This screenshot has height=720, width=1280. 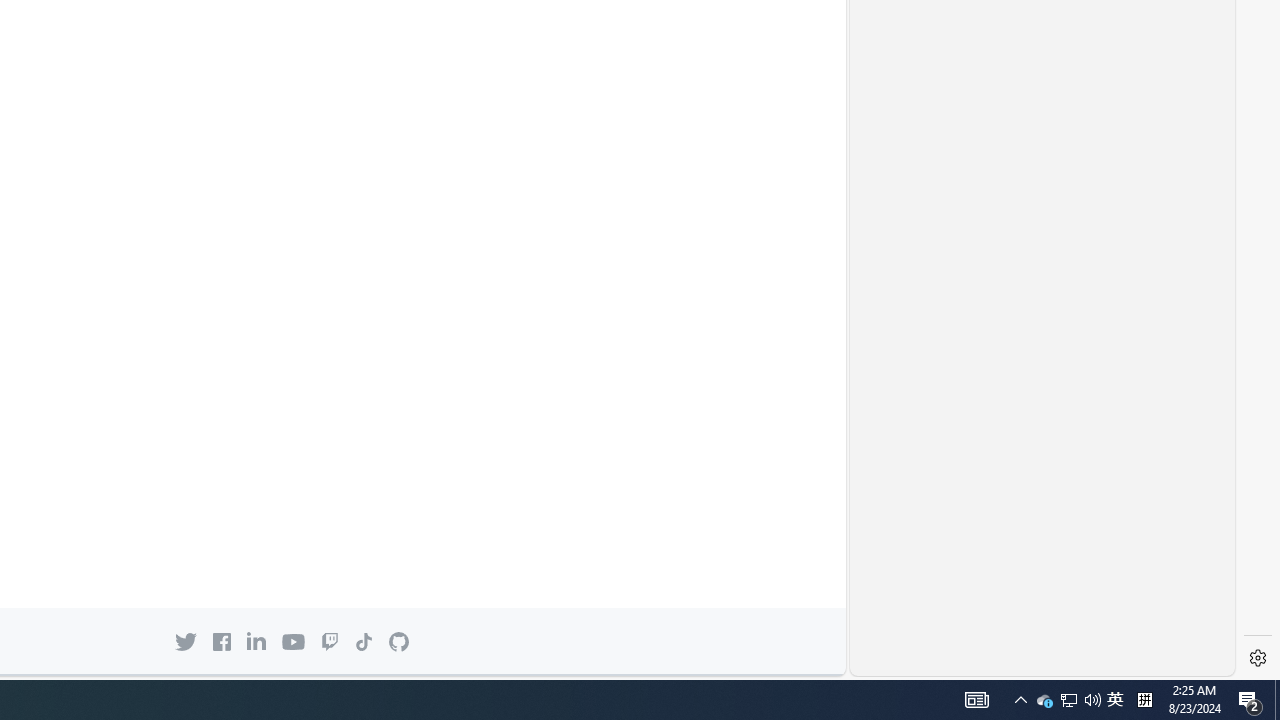 What do you see at coordinates (363, 641) in the screenshot?
I see `'TikTok icon'` at bounding box center [363, 641].